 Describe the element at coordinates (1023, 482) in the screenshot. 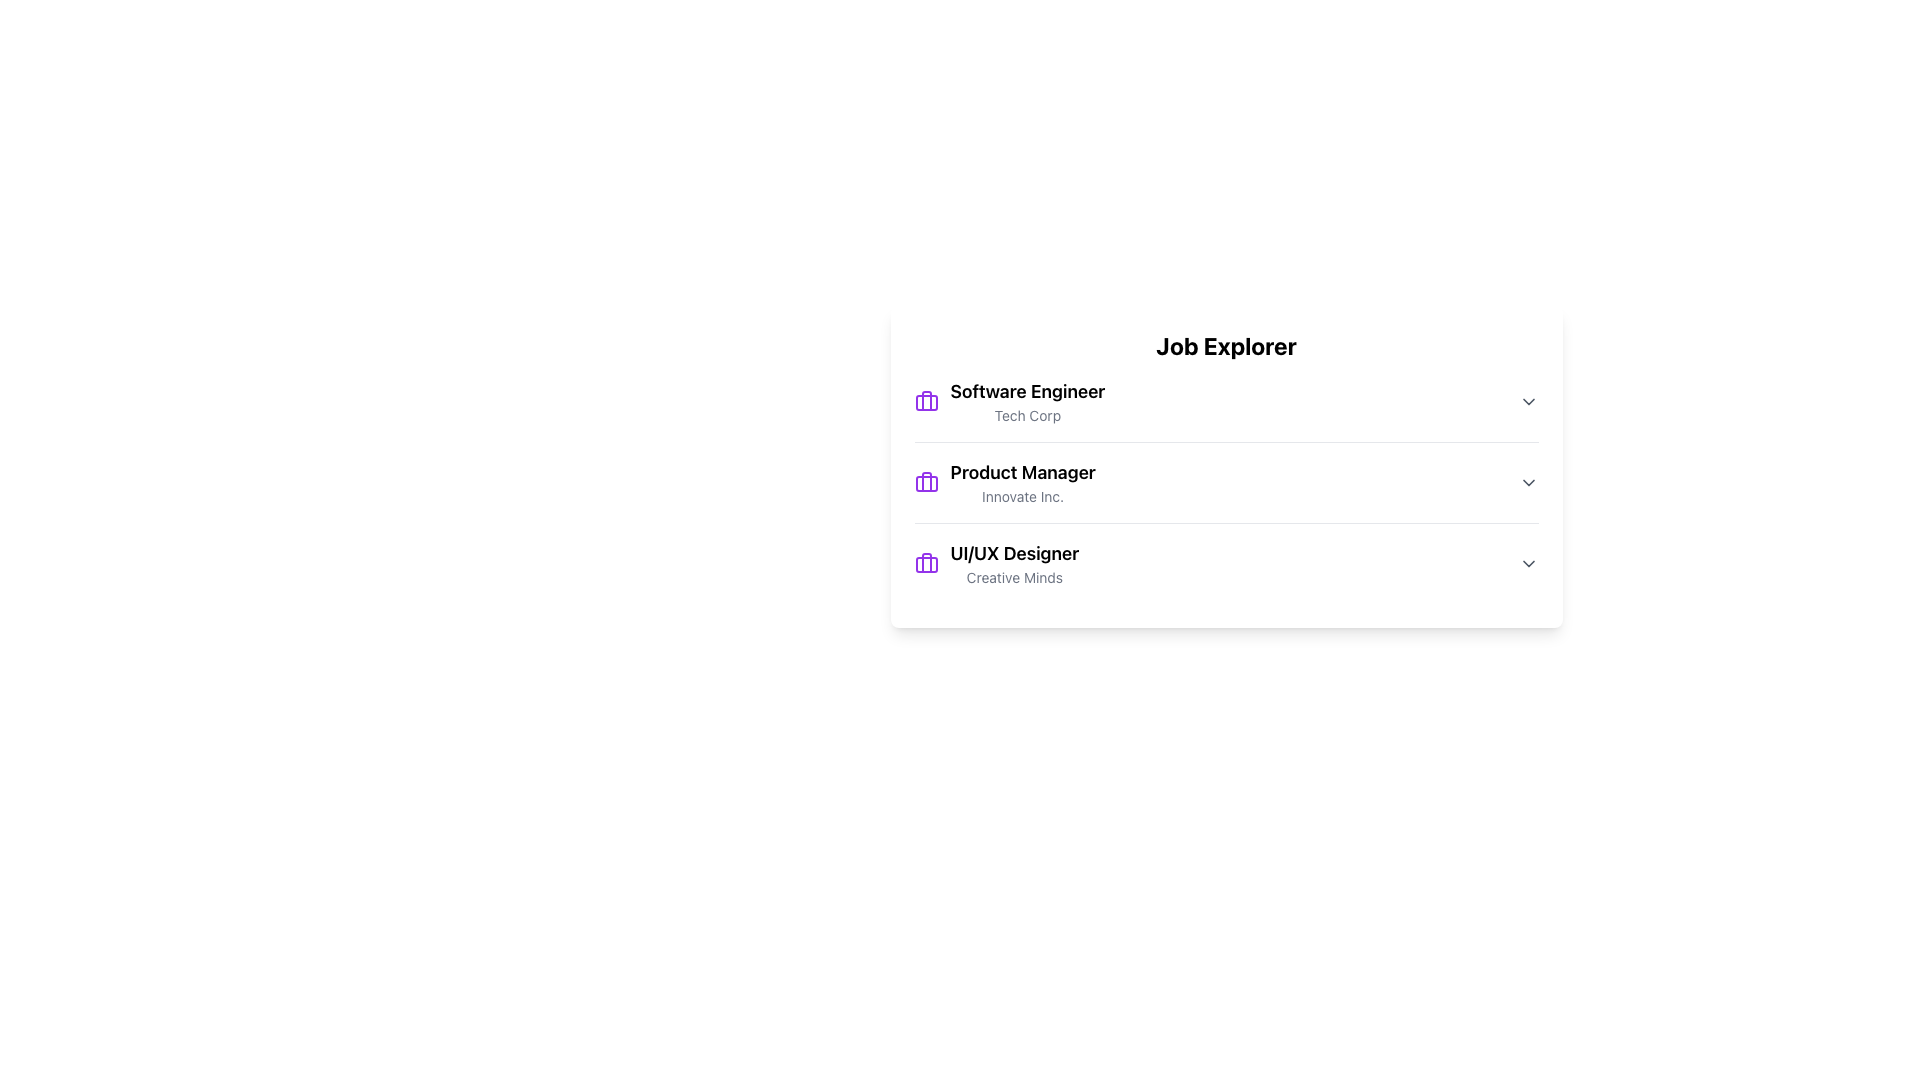

I see `the 'Product Manager' text display element, which features bold text for the title and smaller gray text for the company name, positioned as the second item in a vertical list of job positions` at that location.